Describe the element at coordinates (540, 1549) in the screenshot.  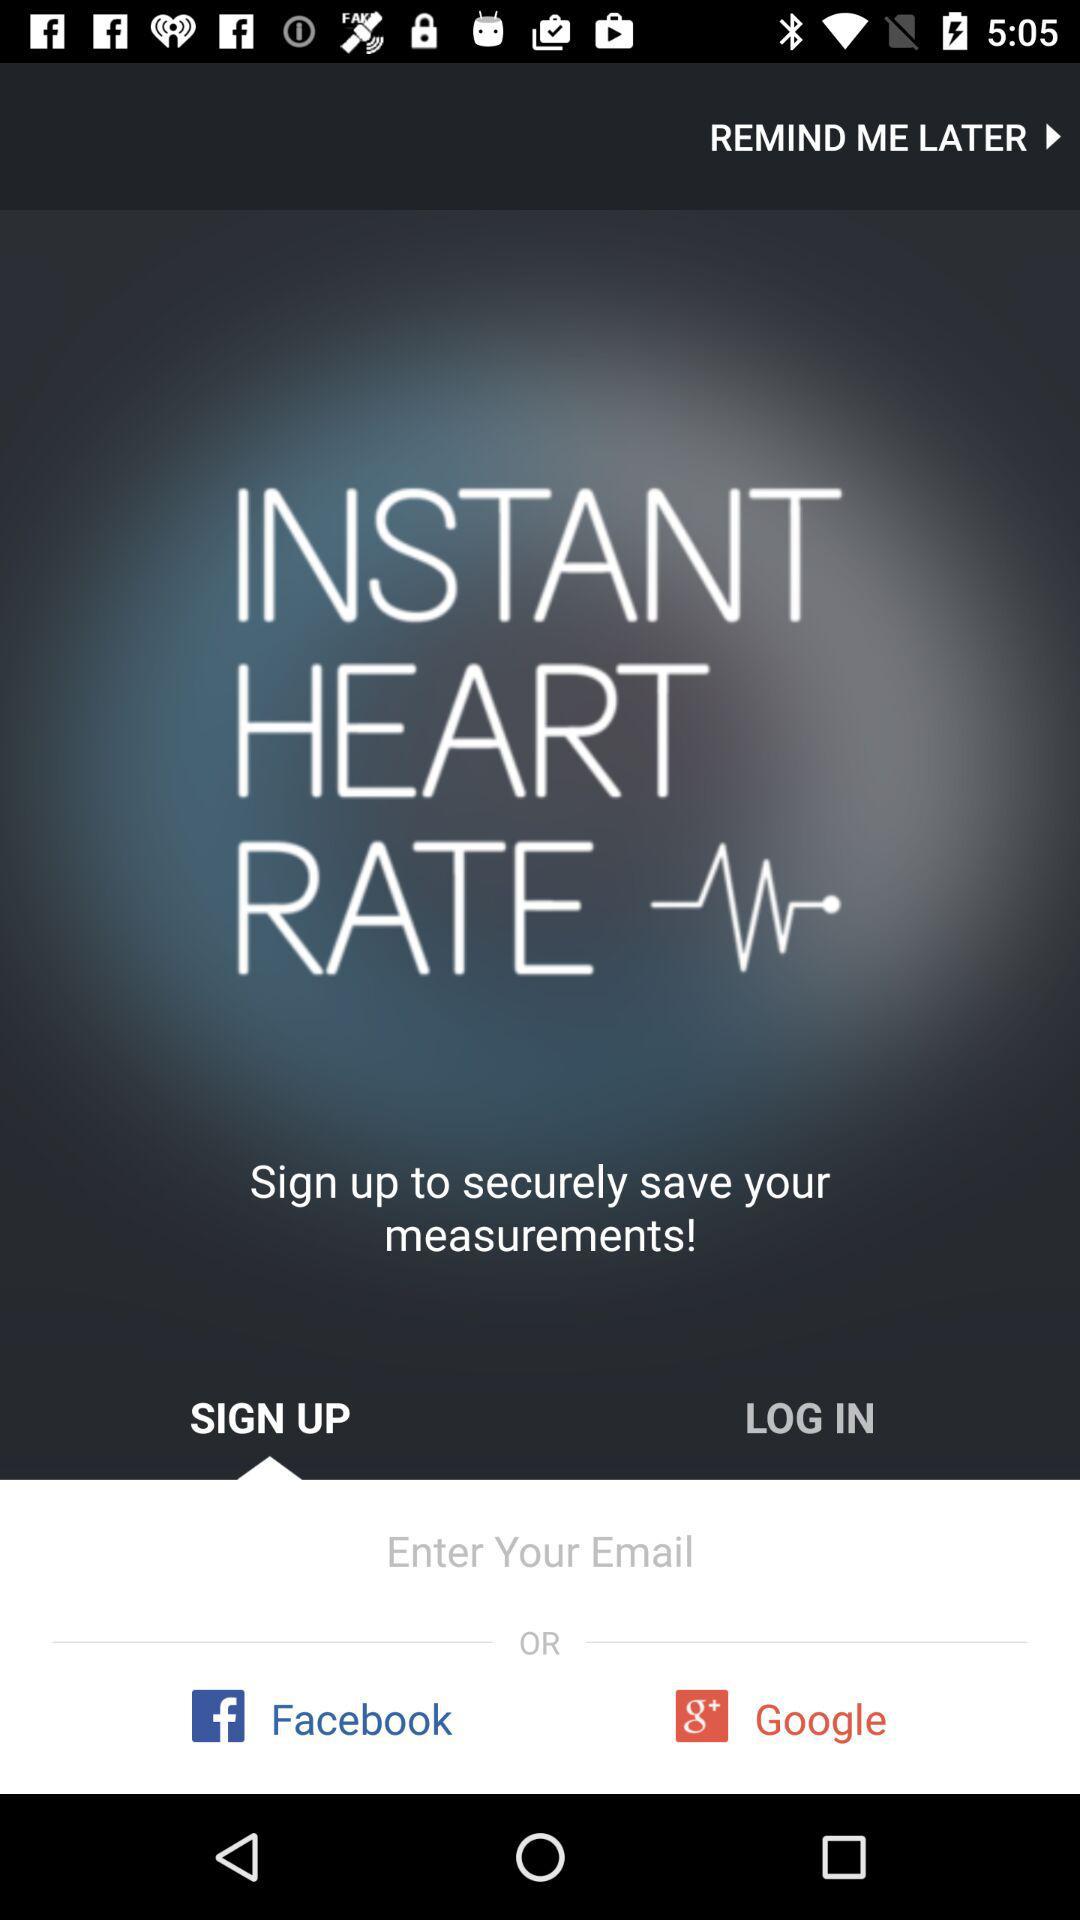
I see `the enter your email item` at that location.